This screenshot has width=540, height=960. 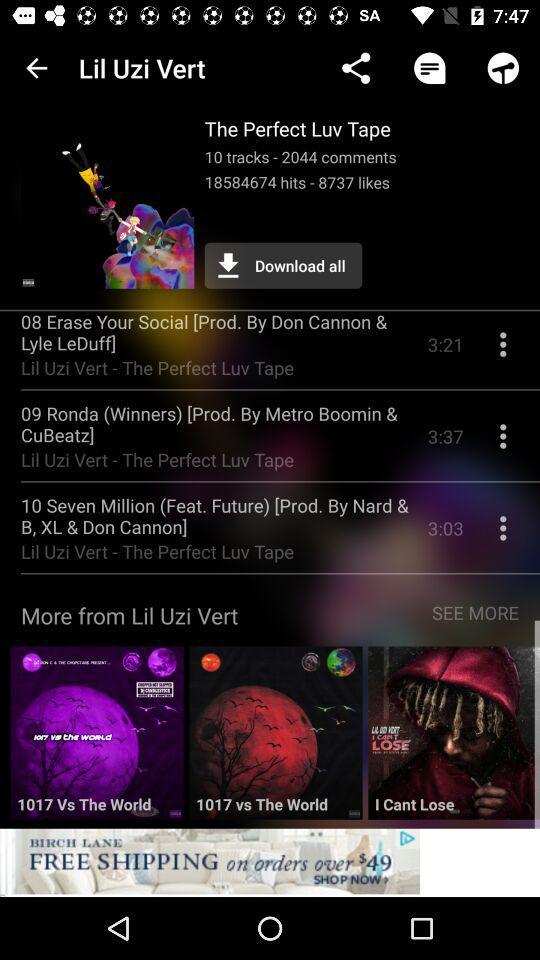 What do you see at coordinates (454, 739) in the screenshot?
I see `next` at bounding box center [454, 739].